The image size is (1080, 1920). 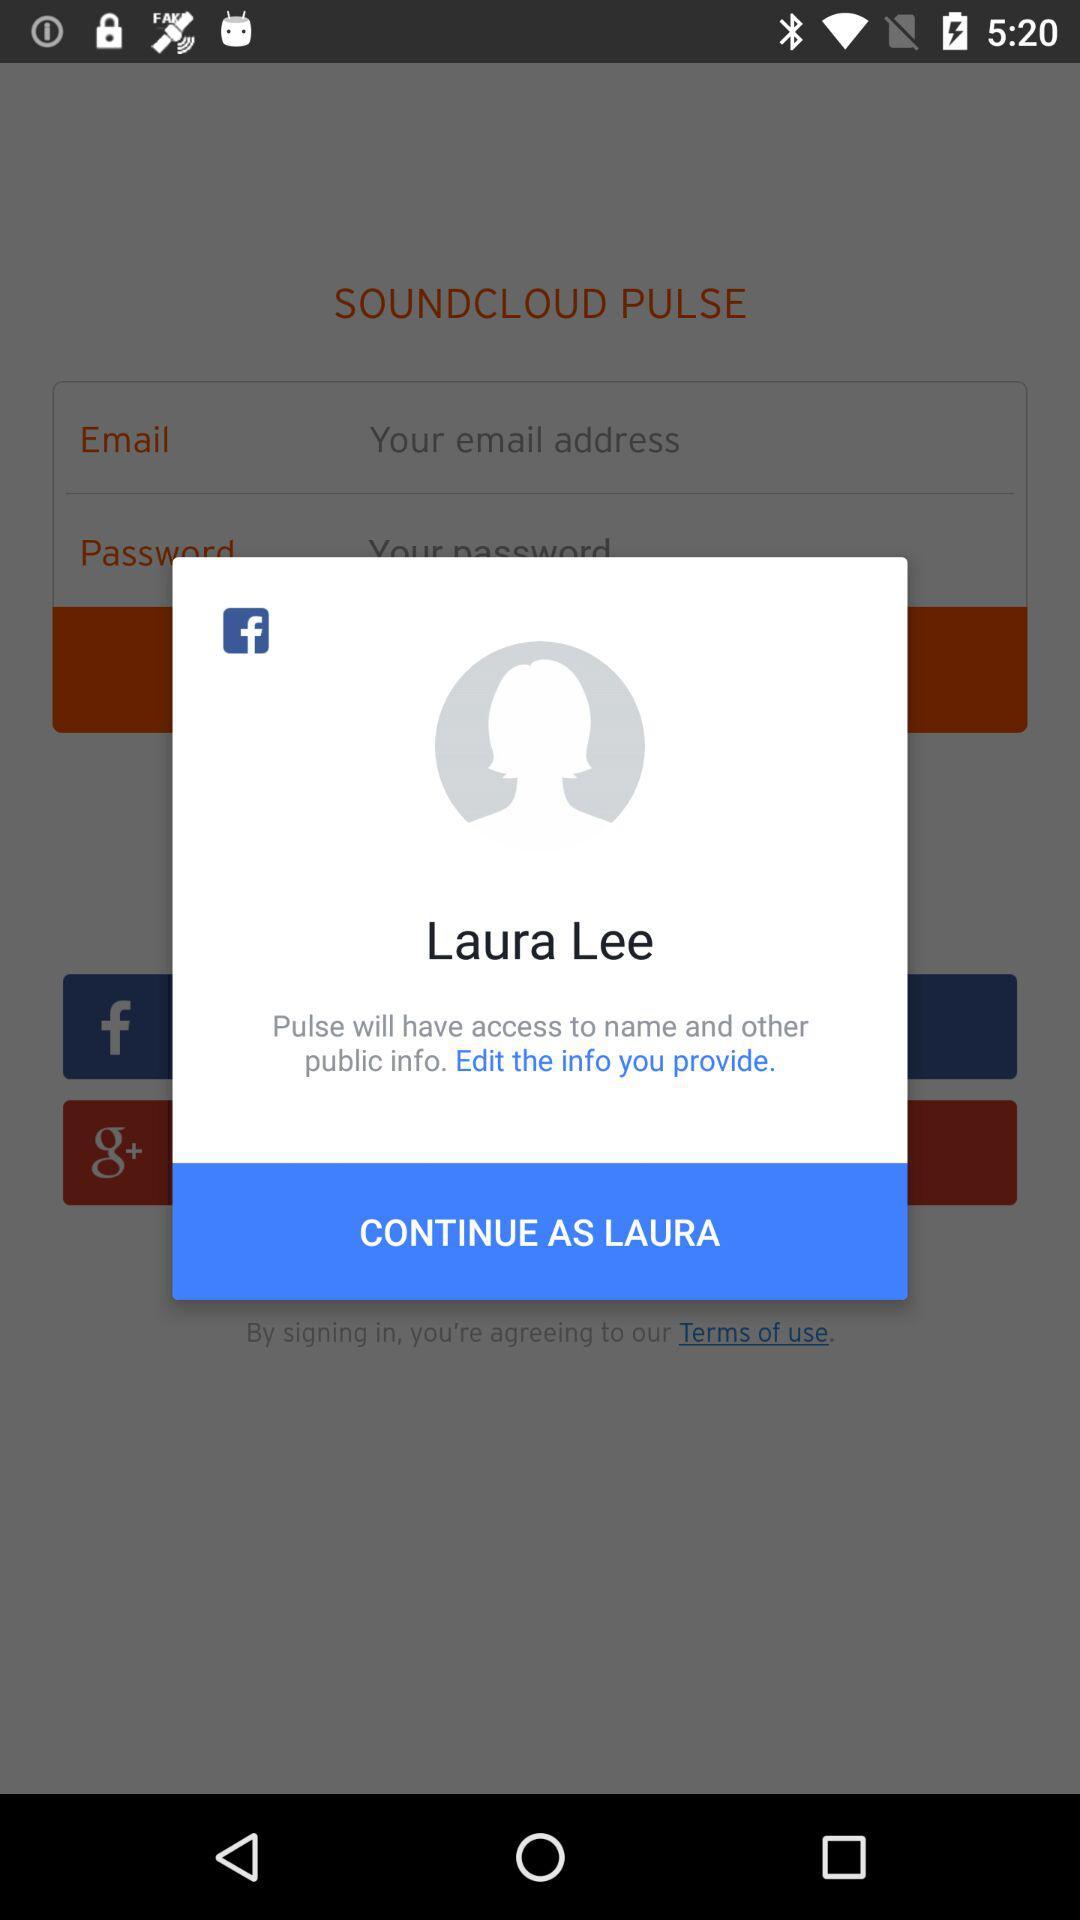 What do you see at coordinates (540, 1041) in the screenshot?
I see `pulse will have` at bounding box center [540, 1041].